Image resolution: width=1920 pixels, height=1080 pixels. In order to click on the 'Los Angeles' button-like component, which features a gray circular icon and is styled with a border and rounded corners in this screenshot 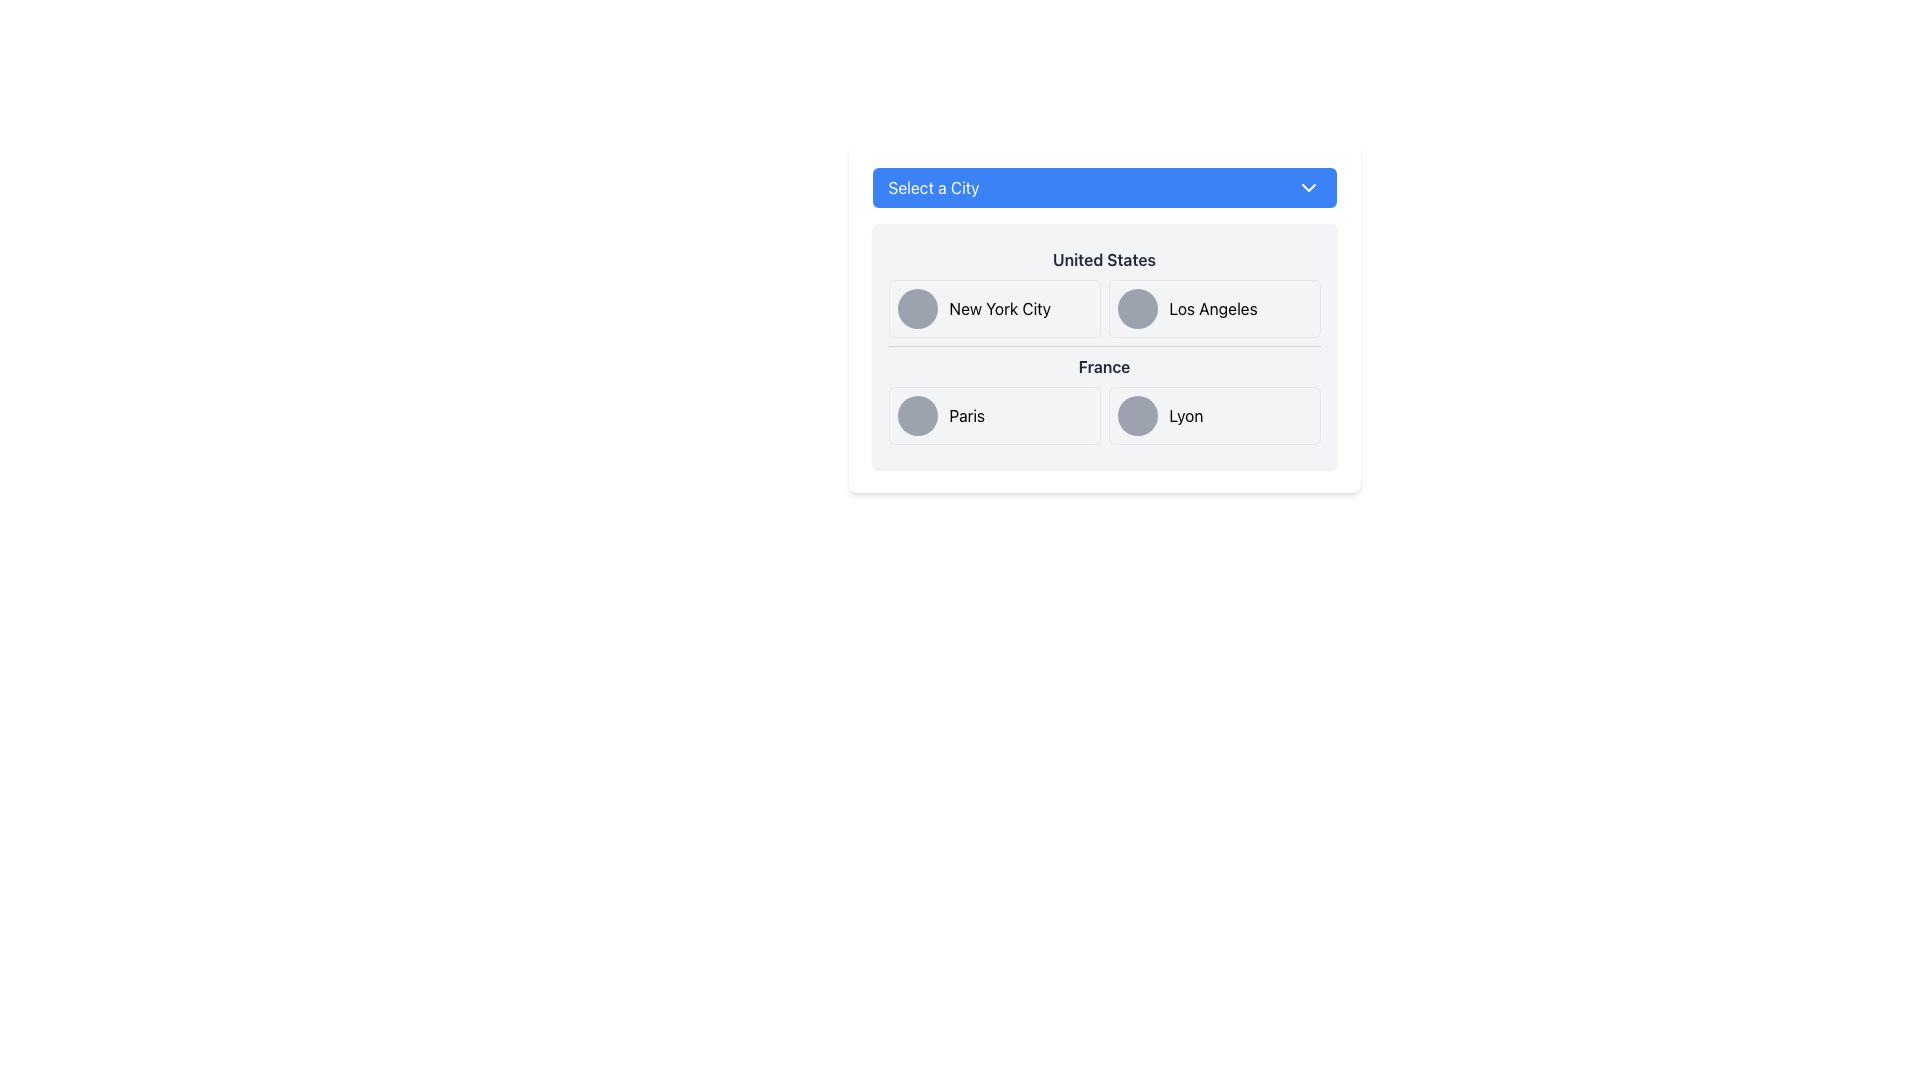, I will do `click(1213, 308)`.